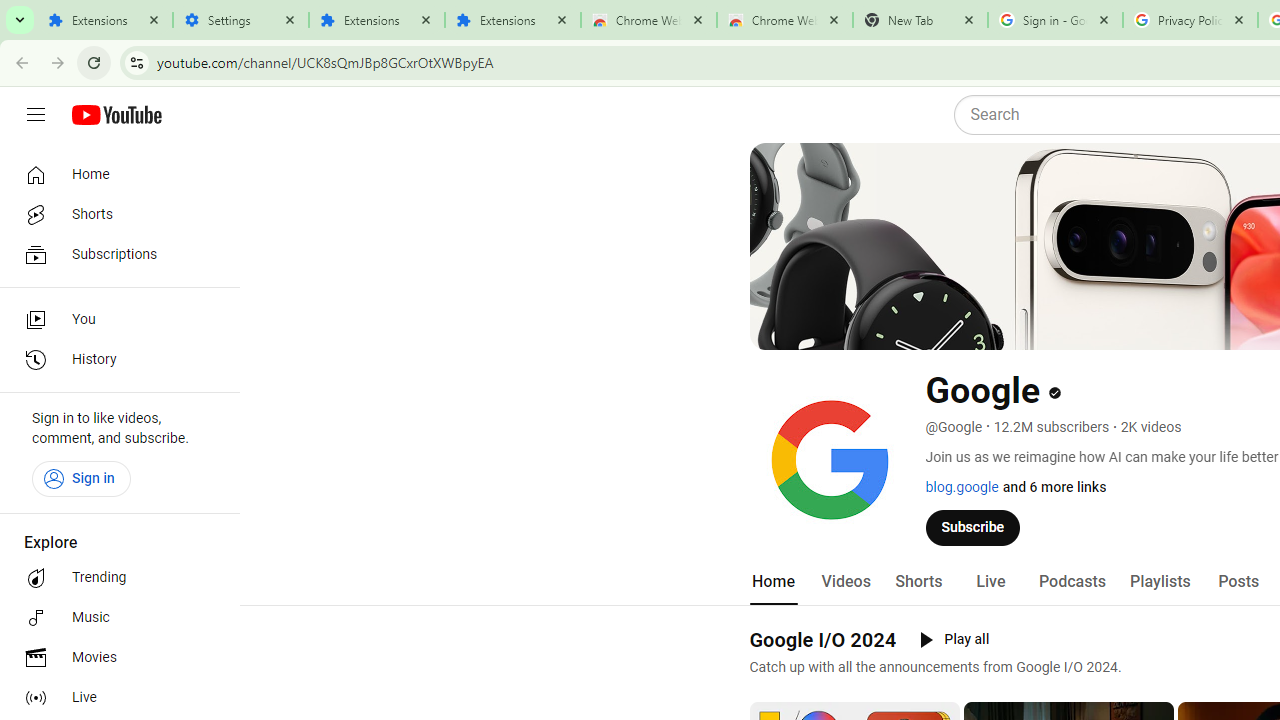  What do you see at coordinates (973, 526) in the screenshot?
I see `'Subscribe'` at bounding box center [973, 526].